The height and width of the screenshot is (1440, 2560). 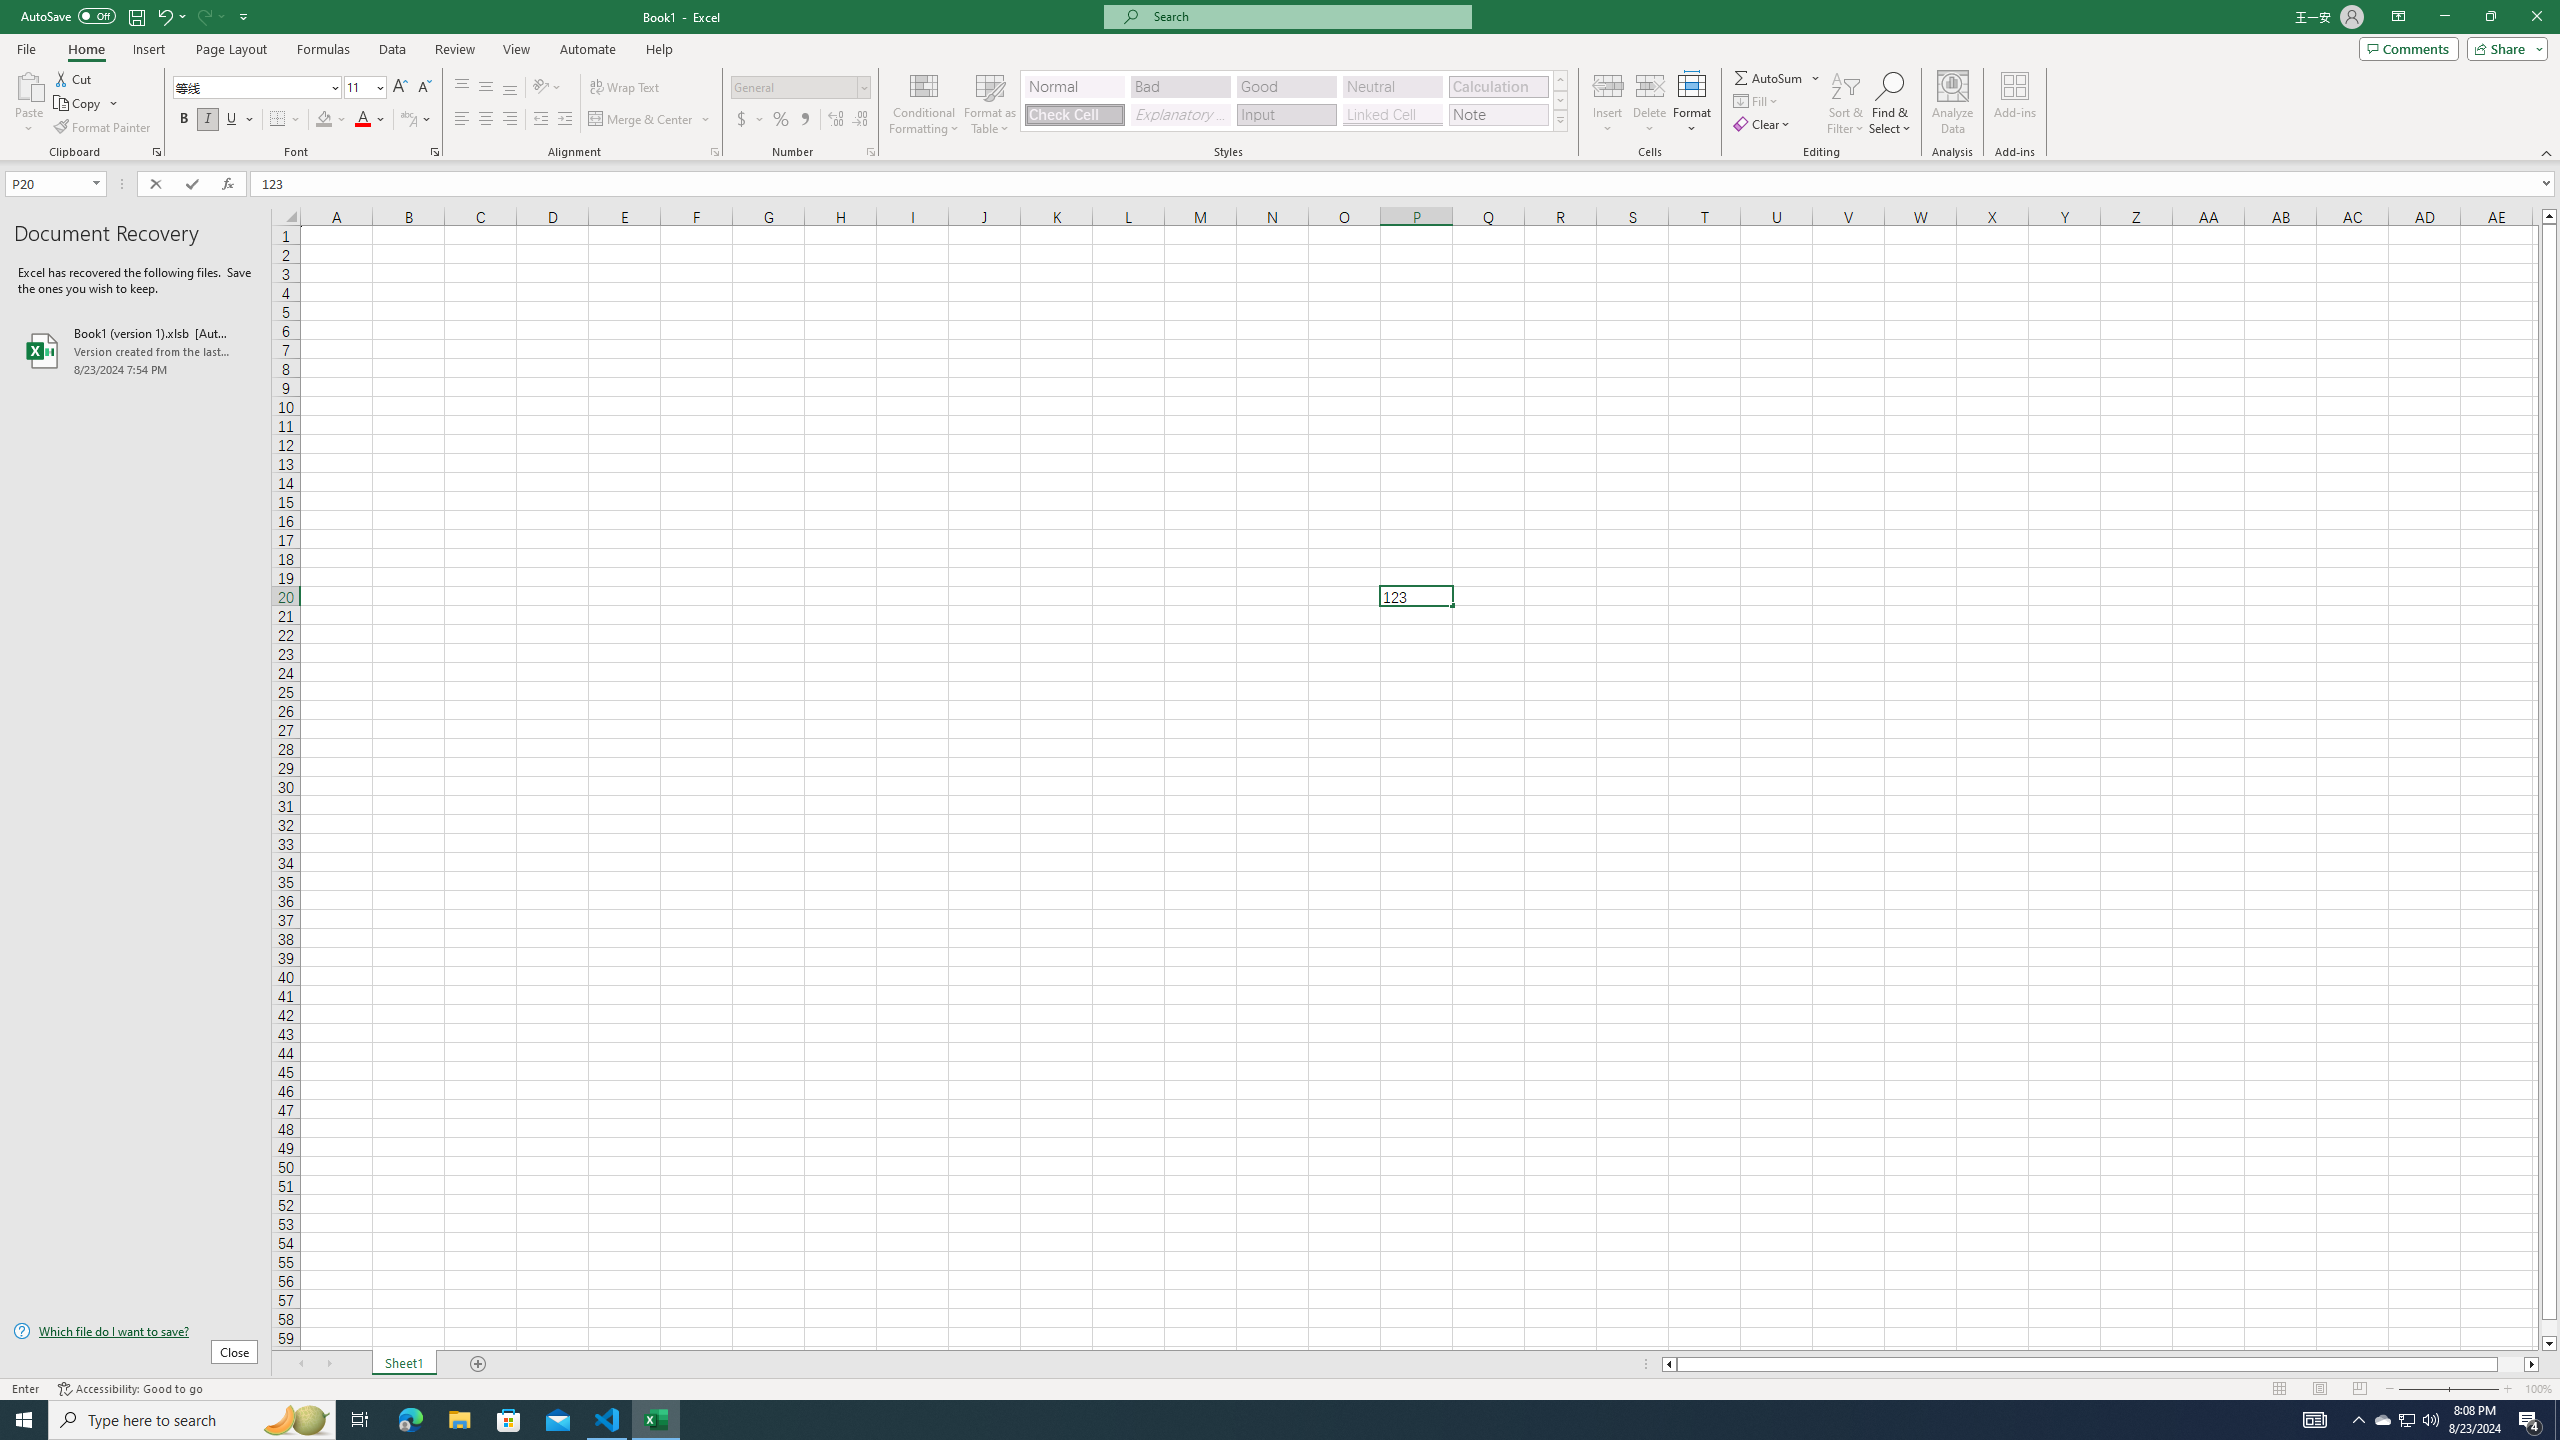 I want to click on 'Undo', so click(x=170, y=15).